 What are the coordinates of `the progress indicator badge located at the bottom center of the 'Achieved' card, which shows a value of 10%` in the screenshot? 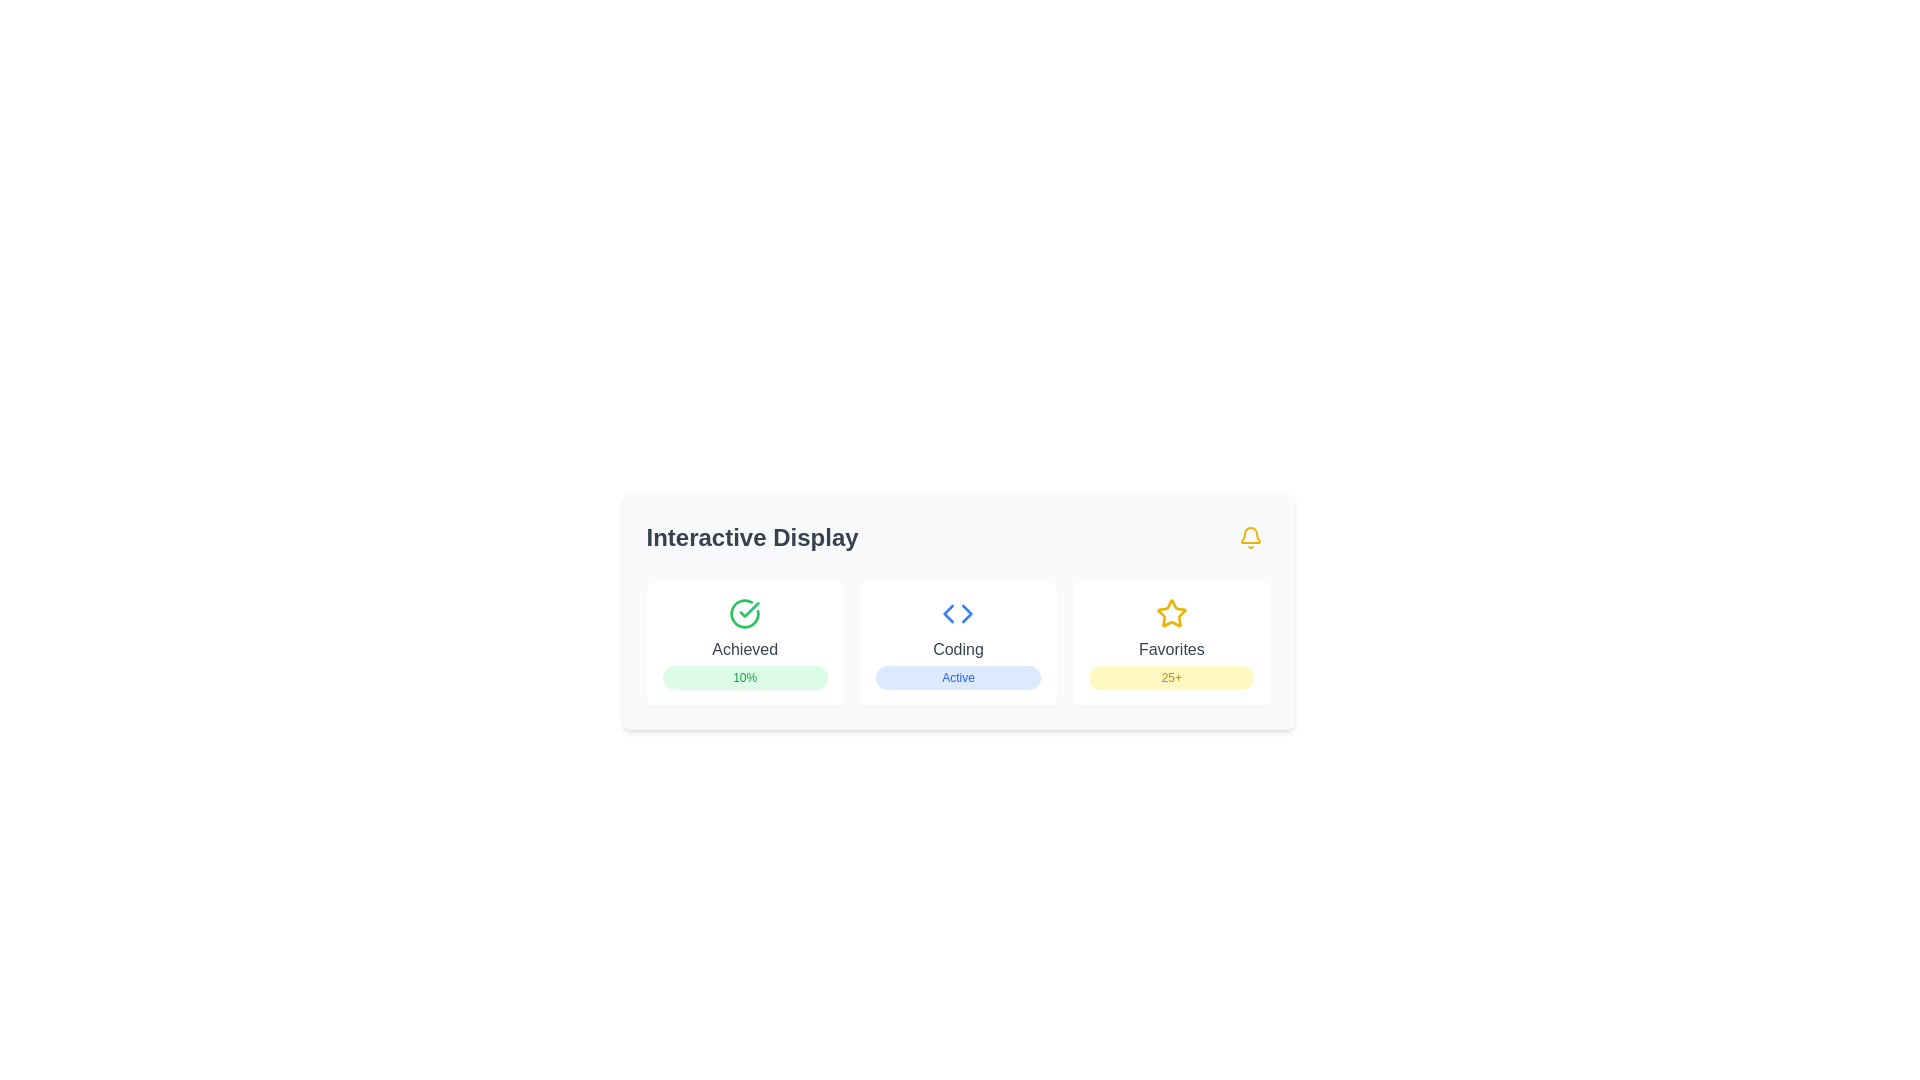 It's located at (744, 677).